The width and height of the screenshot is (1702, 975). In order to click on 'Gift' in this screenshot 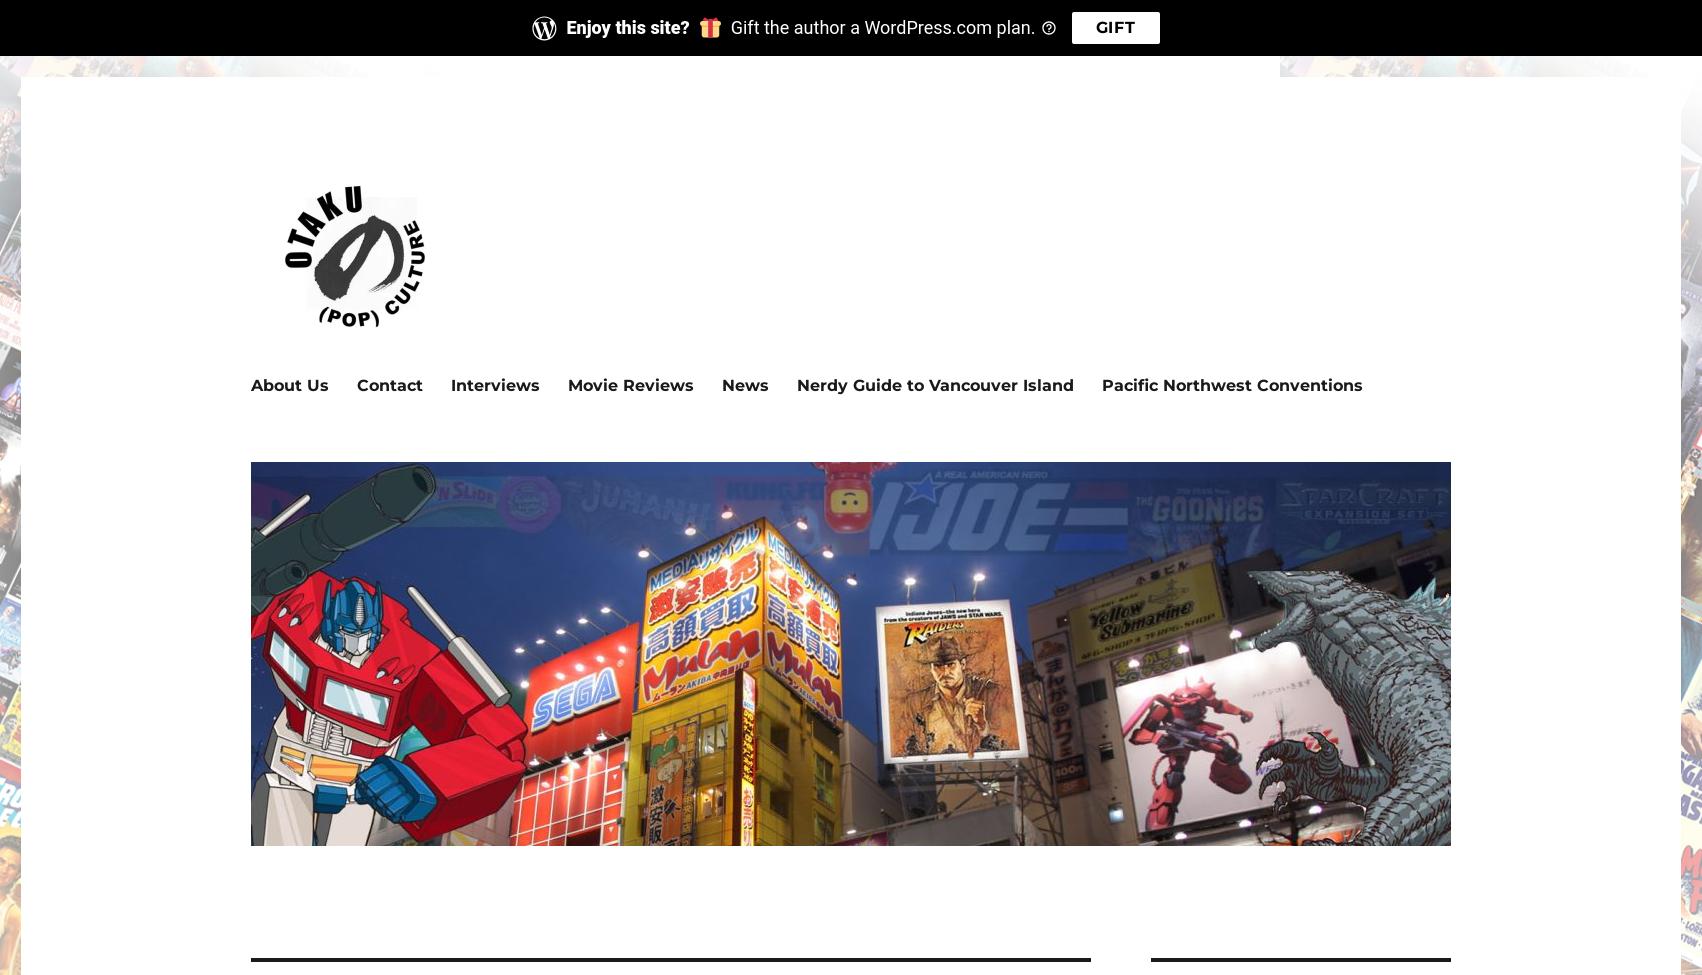, I will do `click(1094, 27)`.